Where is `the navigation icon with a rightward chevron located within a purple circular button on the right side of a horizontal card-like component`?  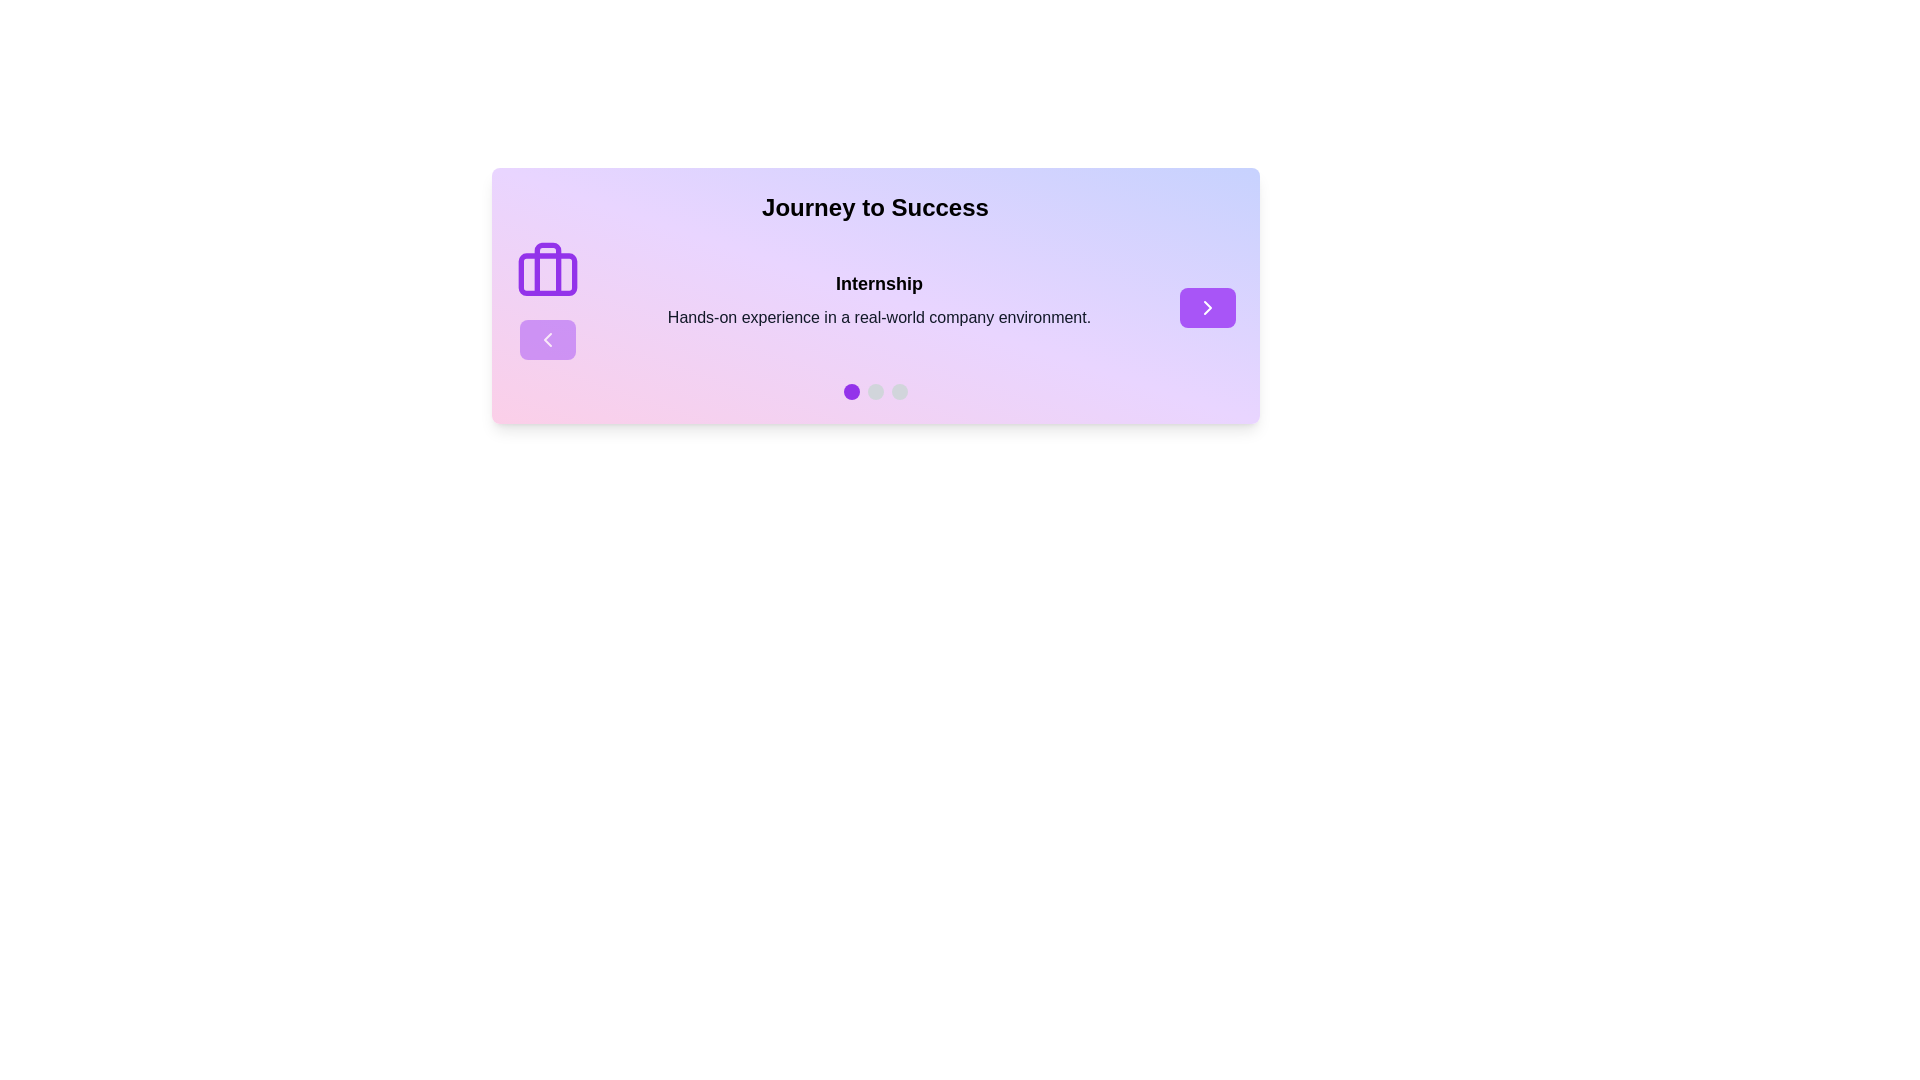
the navigation icon with a rightward chevron located within a purple circular button on the right side of a horizontal card-like component is located at coordinates (1206, 308).